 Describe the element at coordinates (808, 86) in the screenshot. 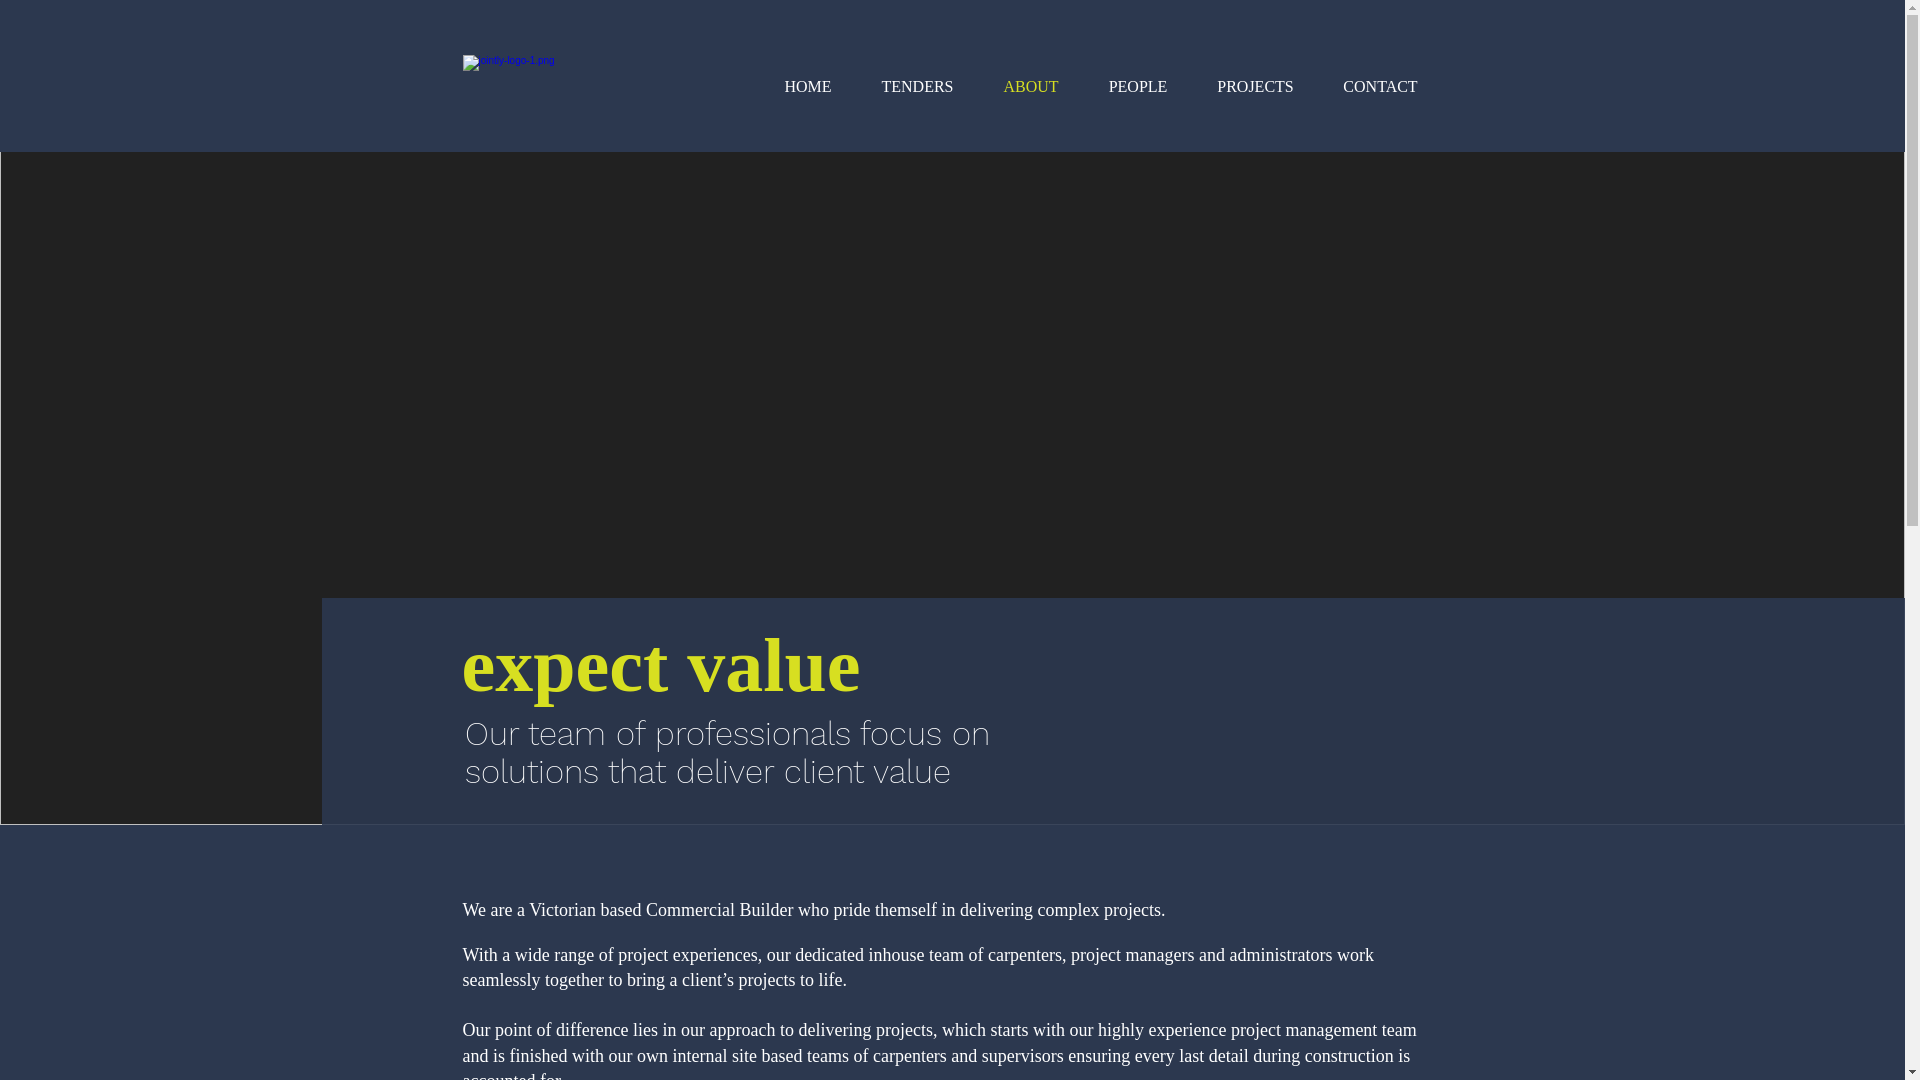

I see `'HOME'` at that location.